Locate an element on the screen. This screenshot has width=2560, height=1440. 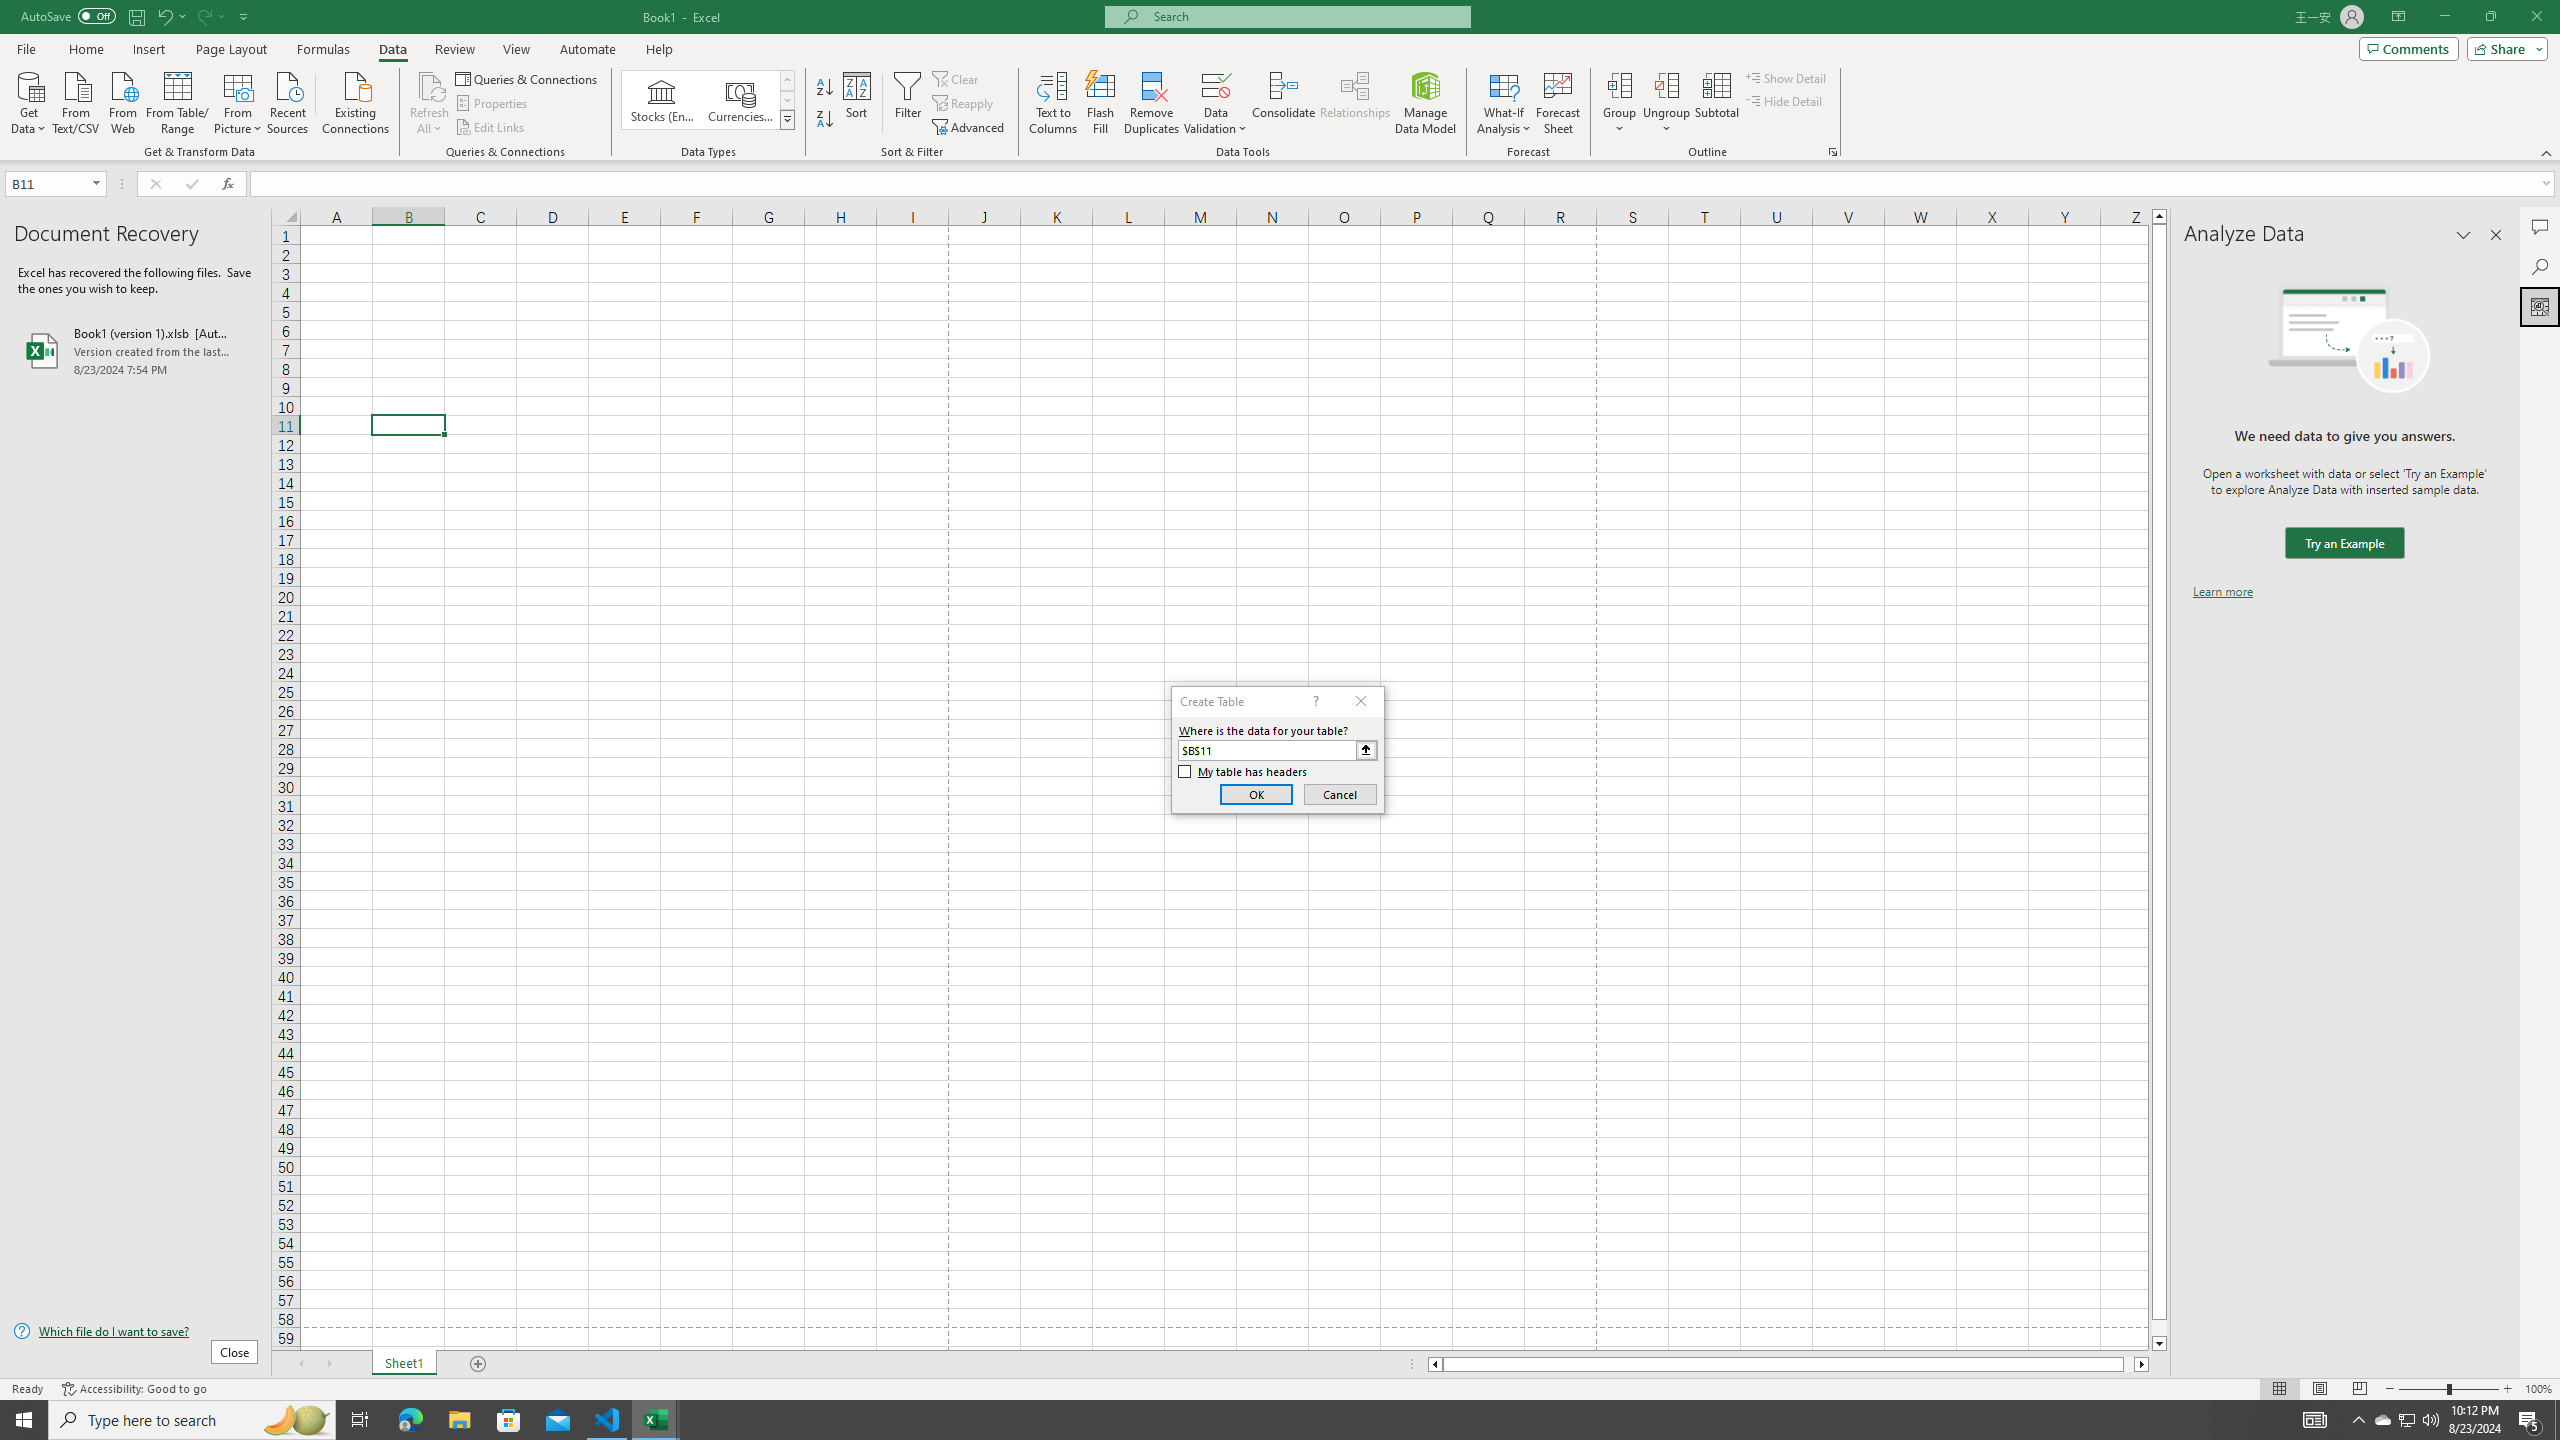
'Analyze Data' is located at coordinates (2539, 306).